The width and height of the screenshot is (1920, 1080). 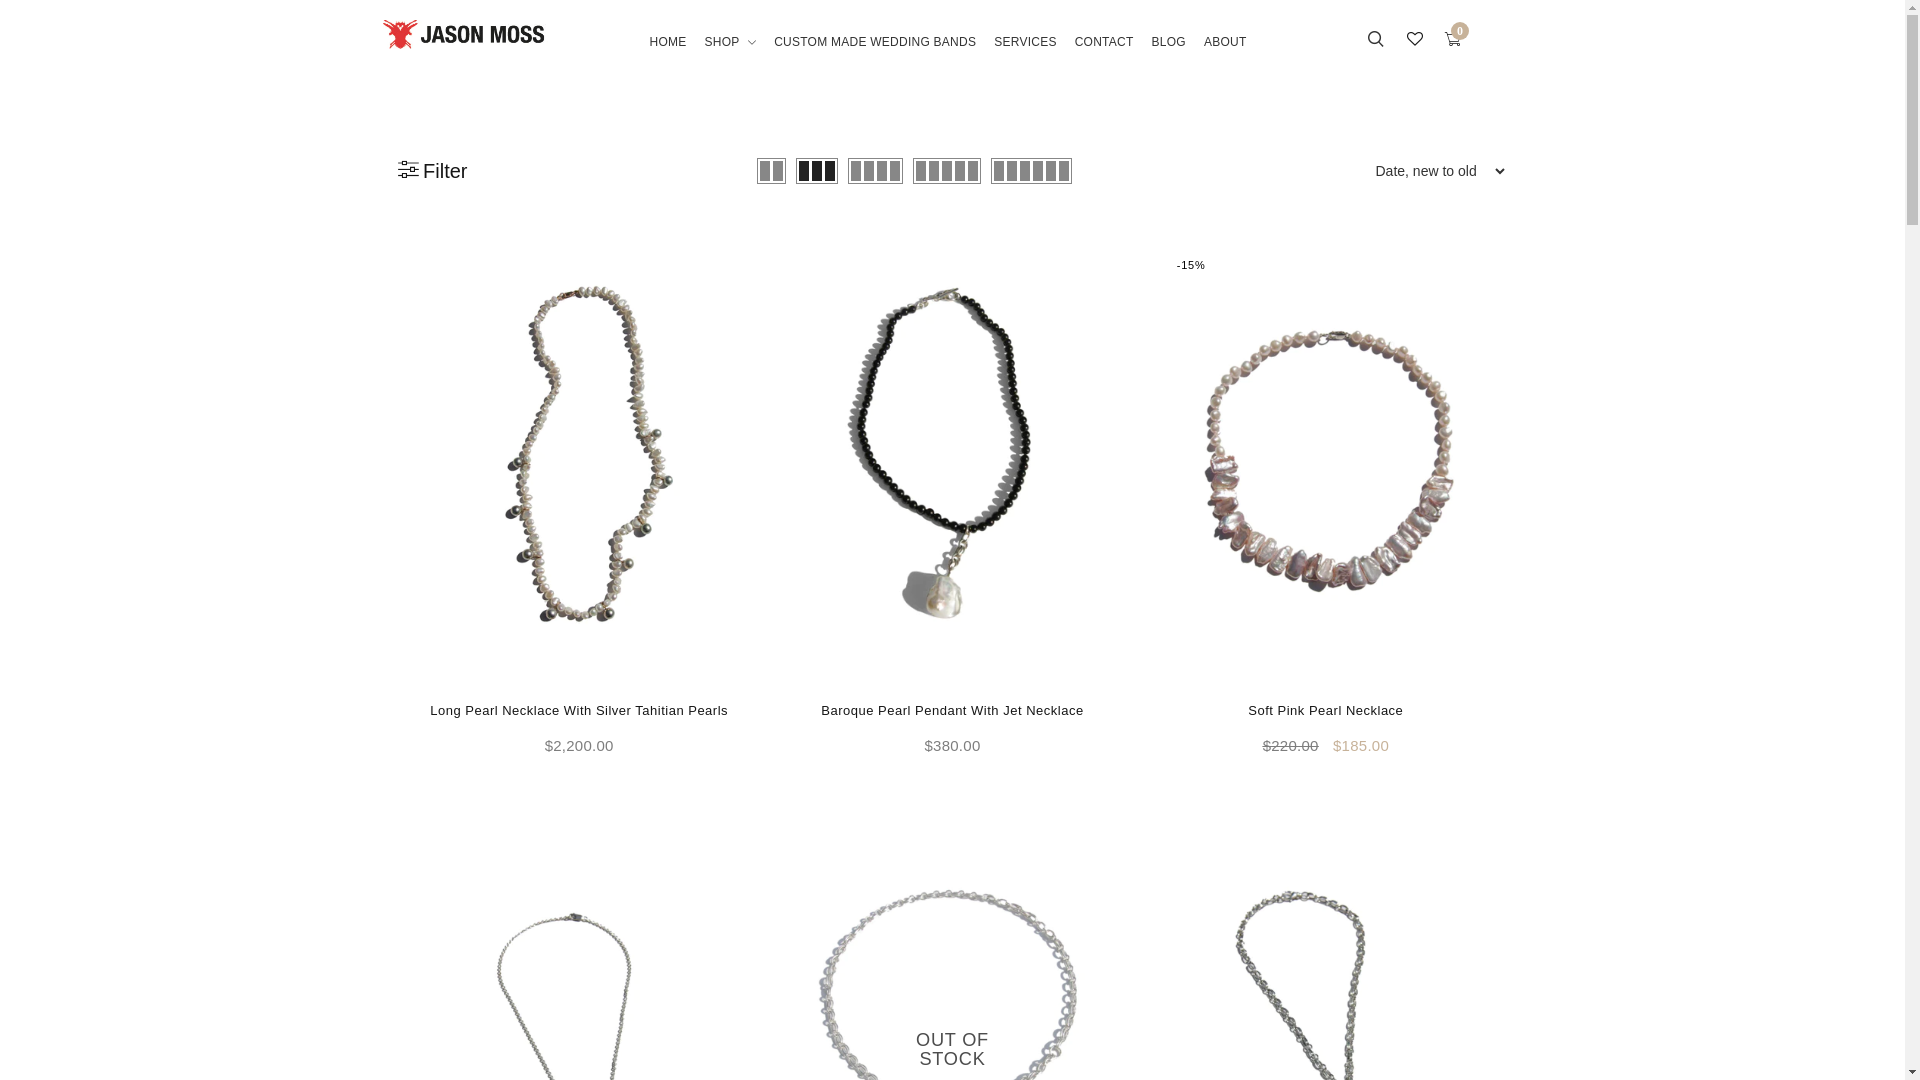 I want to click on 'ABOUT', so click(x=1224, y=56).